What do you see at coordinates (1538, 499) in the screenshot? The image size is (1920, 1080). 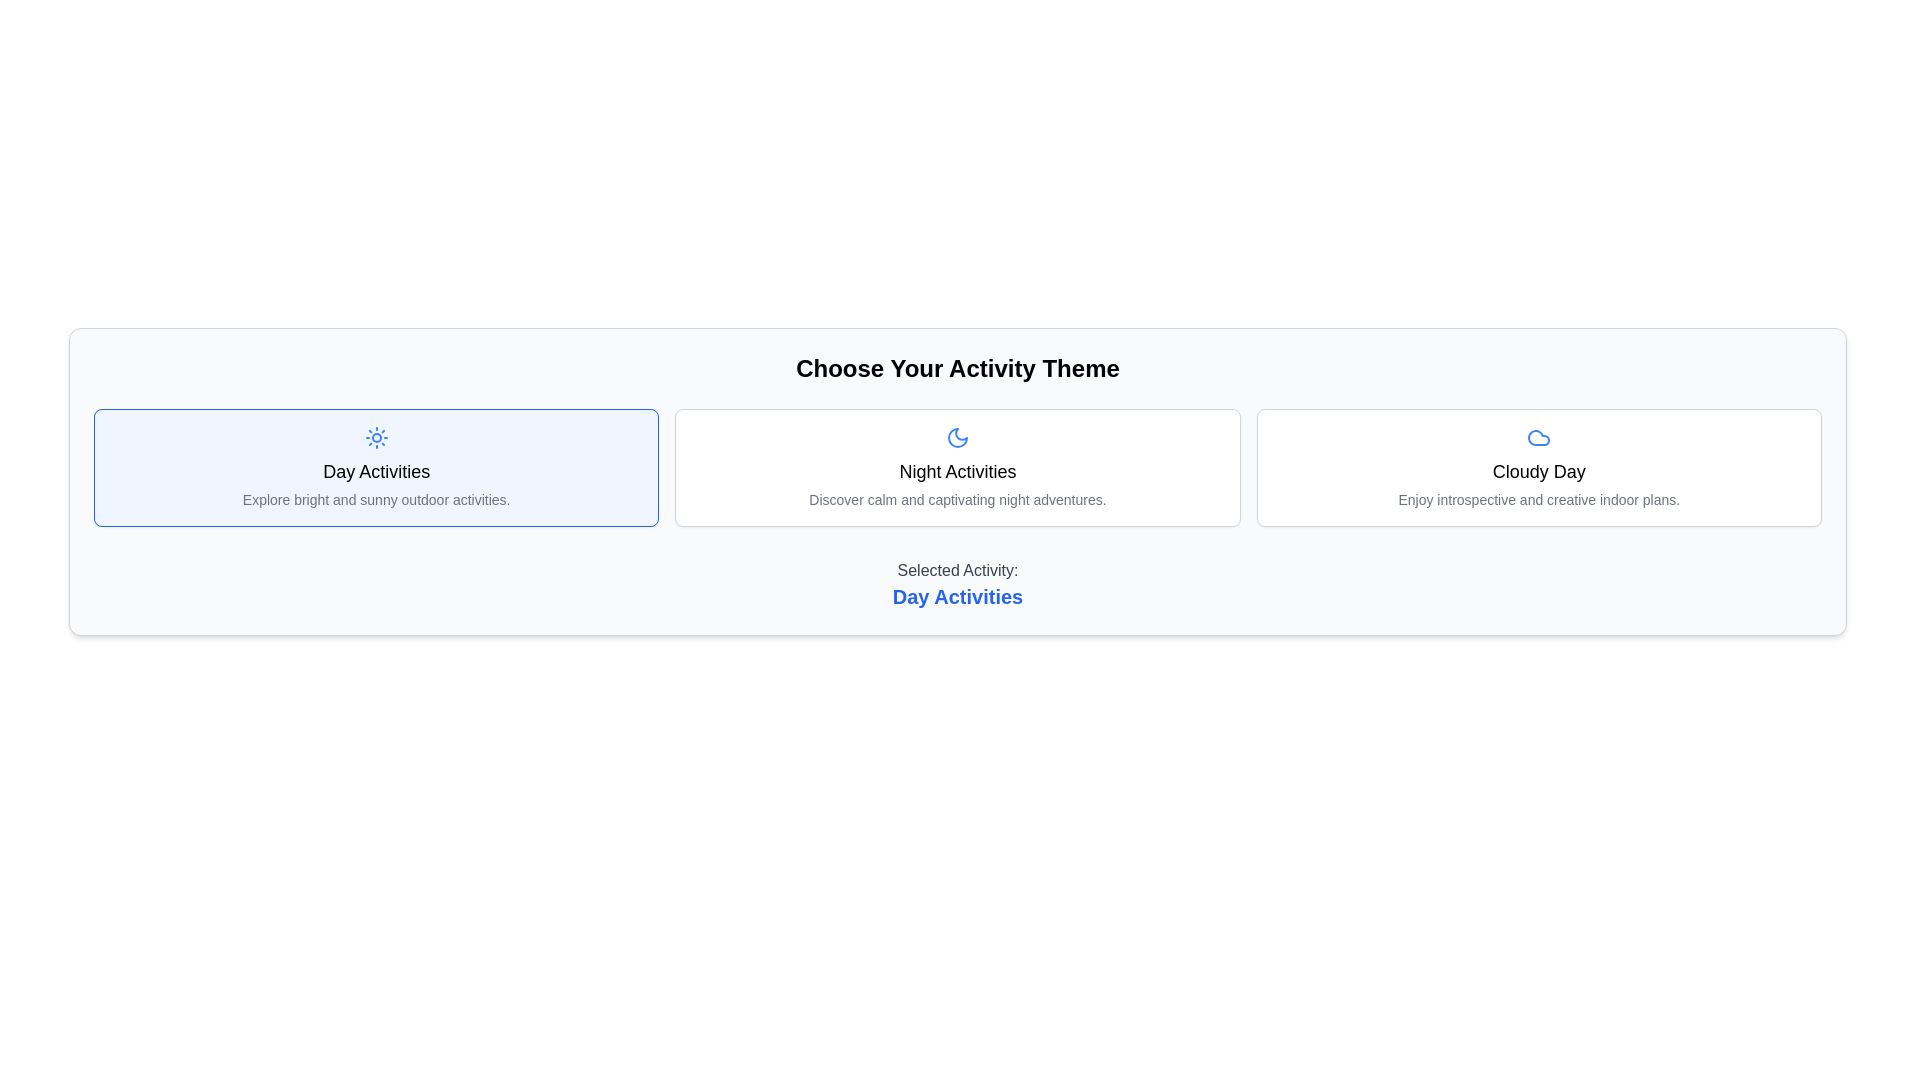 I see `the bottom text line of the 'Cloudy Day' panel, which provides descriptive information about the section's theme` at bounding box center [1538, 499].